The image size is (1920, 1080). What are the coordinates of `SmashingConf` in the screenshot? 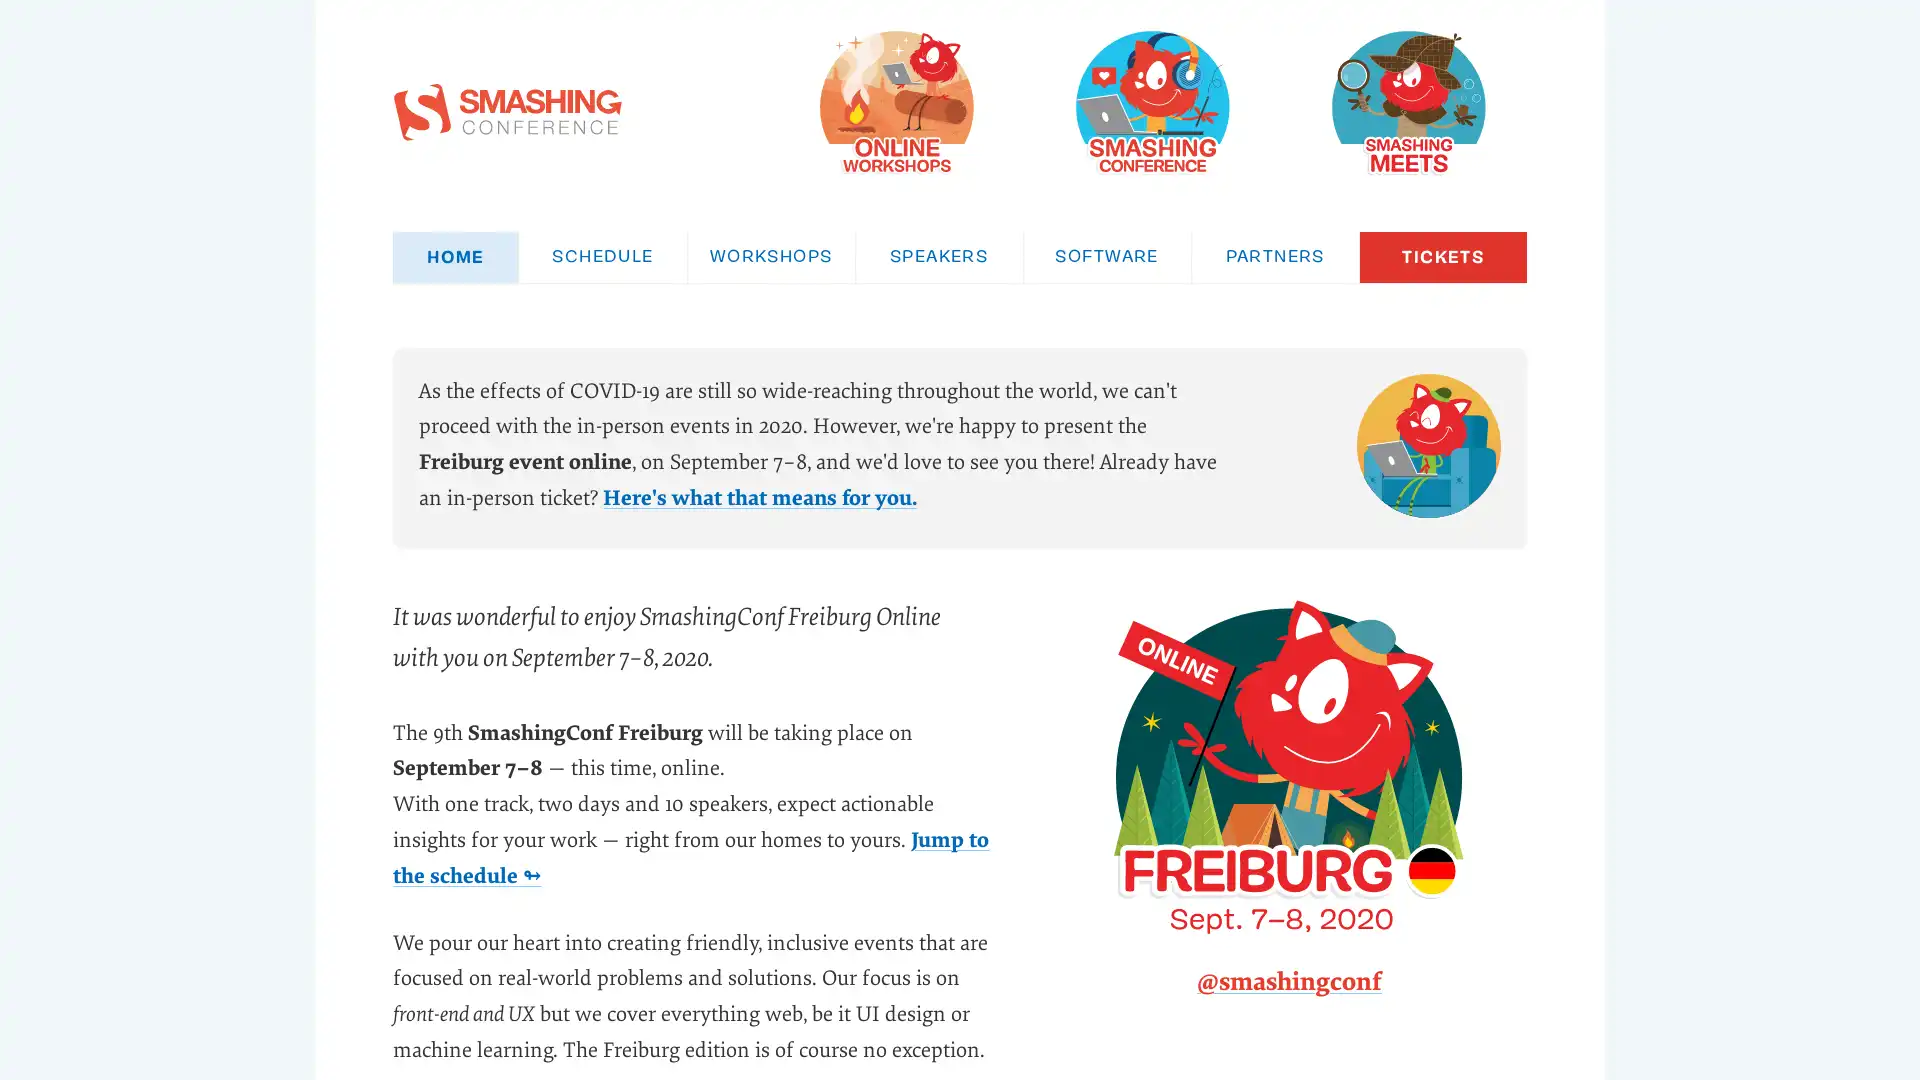 It's located at (1152, 101).